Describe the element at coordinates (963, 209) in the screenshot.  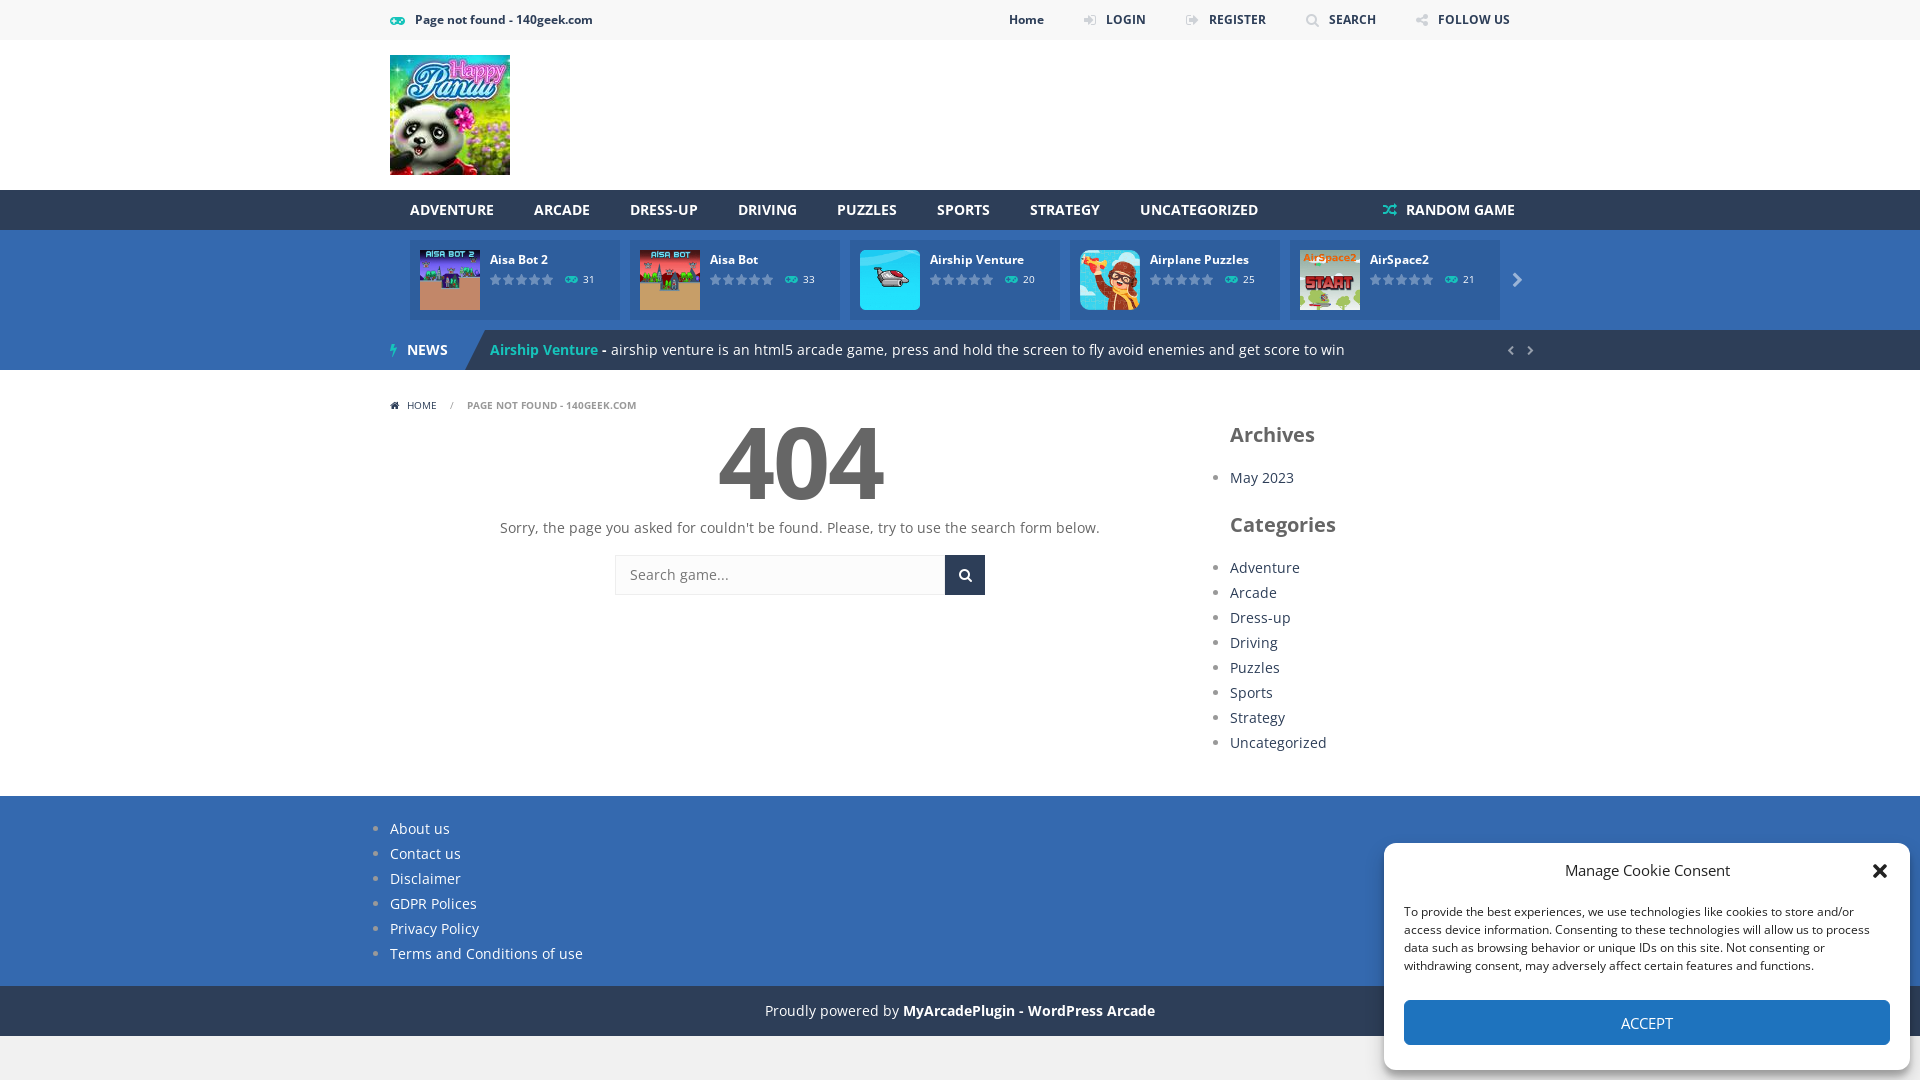
I see `'SPORTS'` at that location.